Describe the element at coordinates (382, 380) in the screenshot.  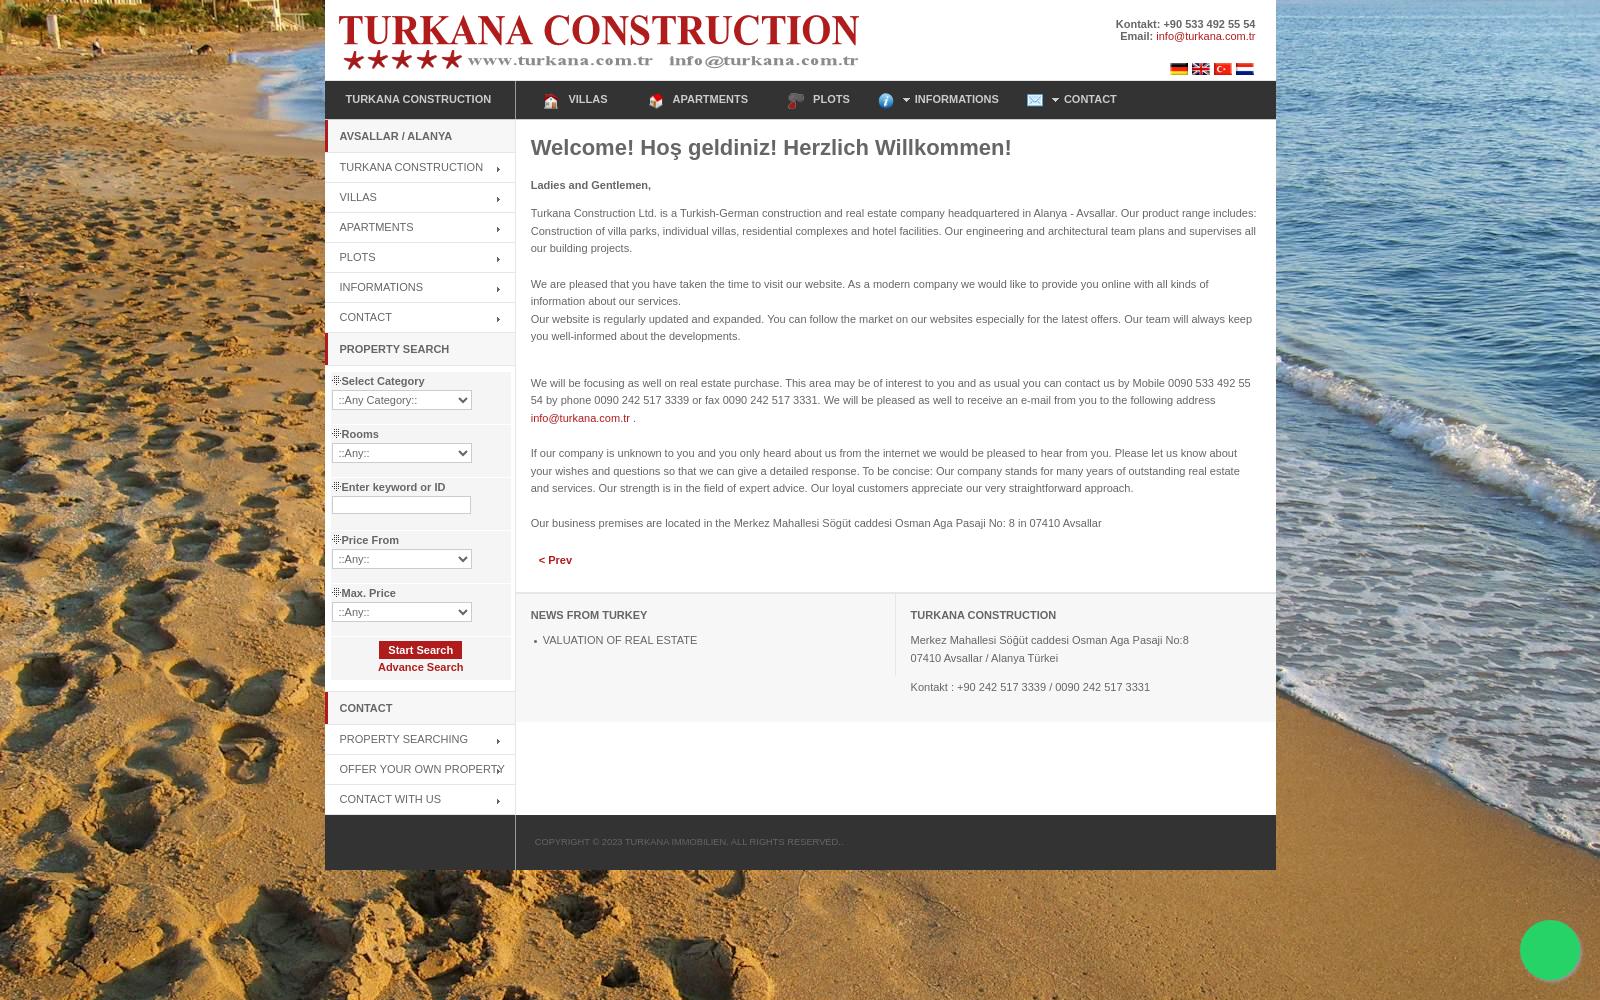
I see `'Select Category'` at that location.